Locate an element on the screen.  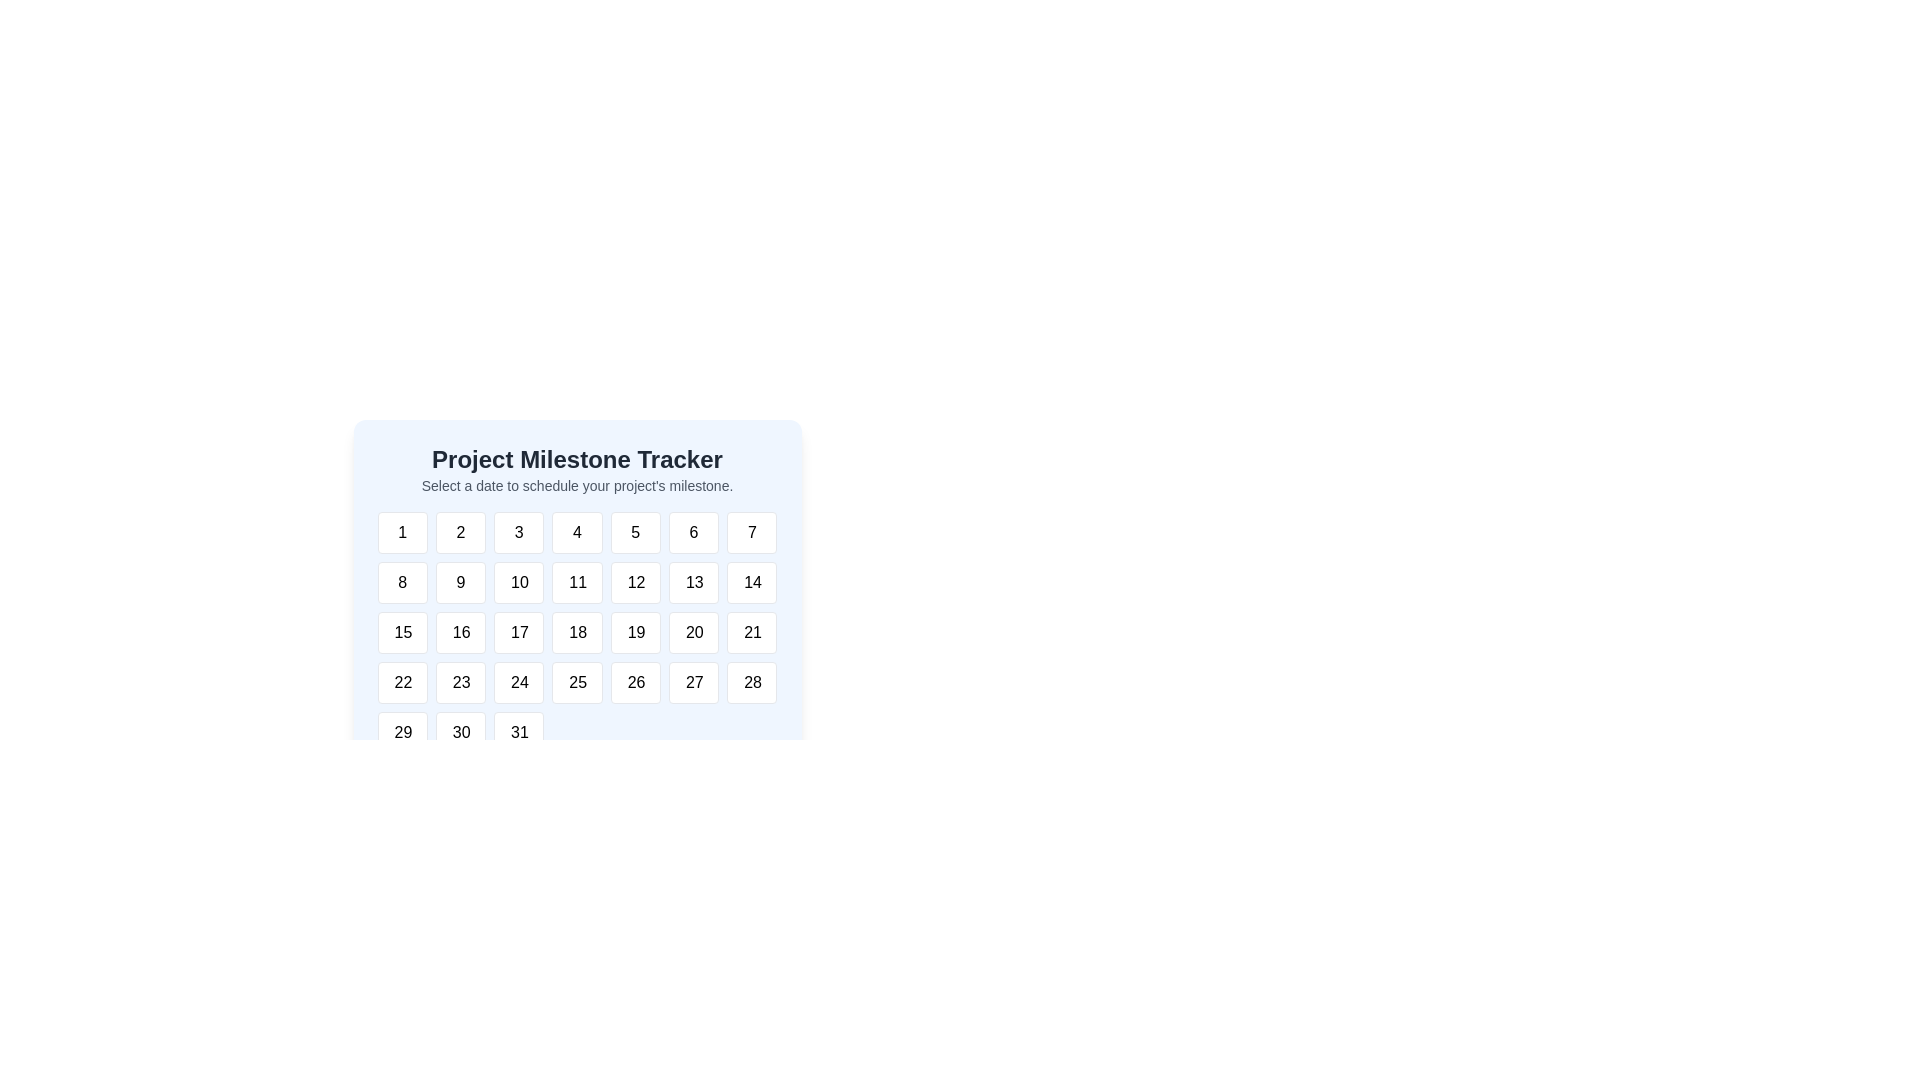
the button representing the seventh day of the month in the calendar interface is located at coordinates (751, 531).